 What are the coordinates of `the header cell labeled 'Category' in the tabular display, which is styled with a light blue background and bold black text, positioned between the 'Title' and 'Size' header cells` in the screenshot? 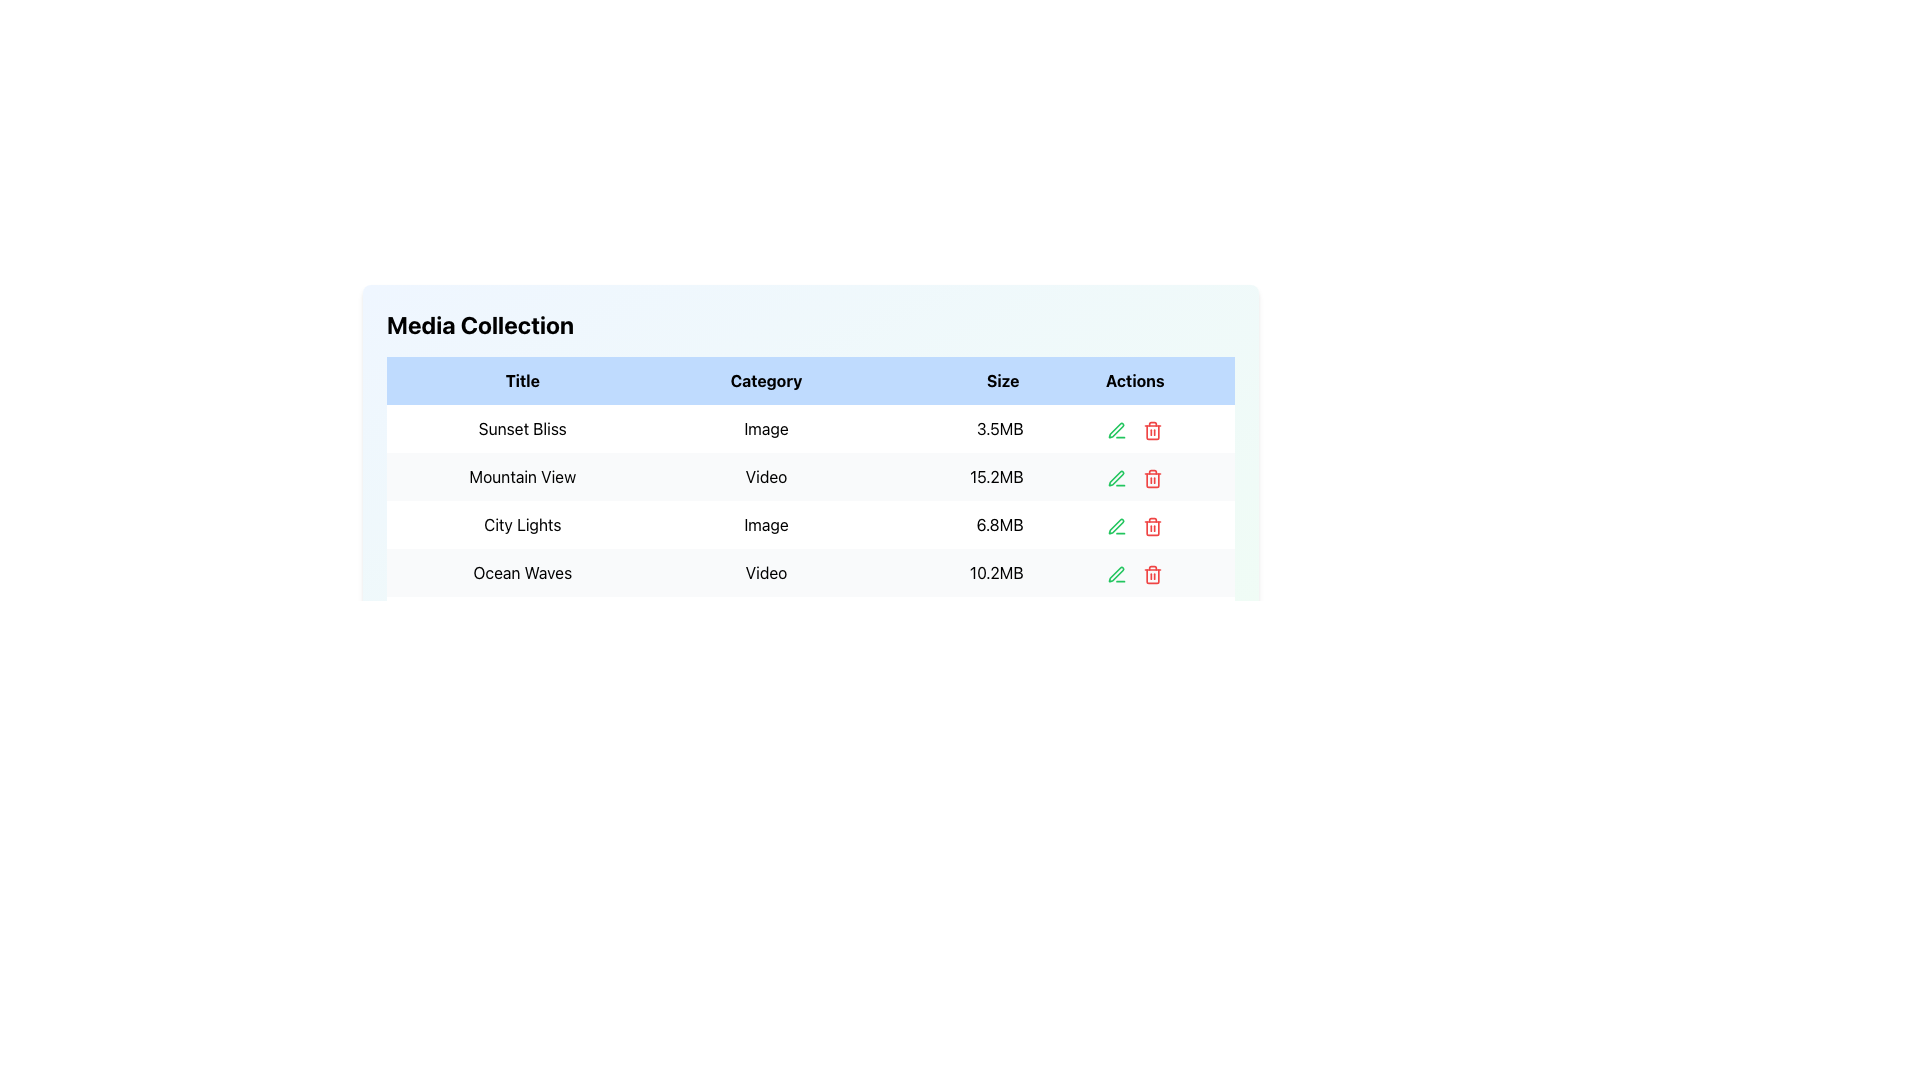 It's located at (765, 381).